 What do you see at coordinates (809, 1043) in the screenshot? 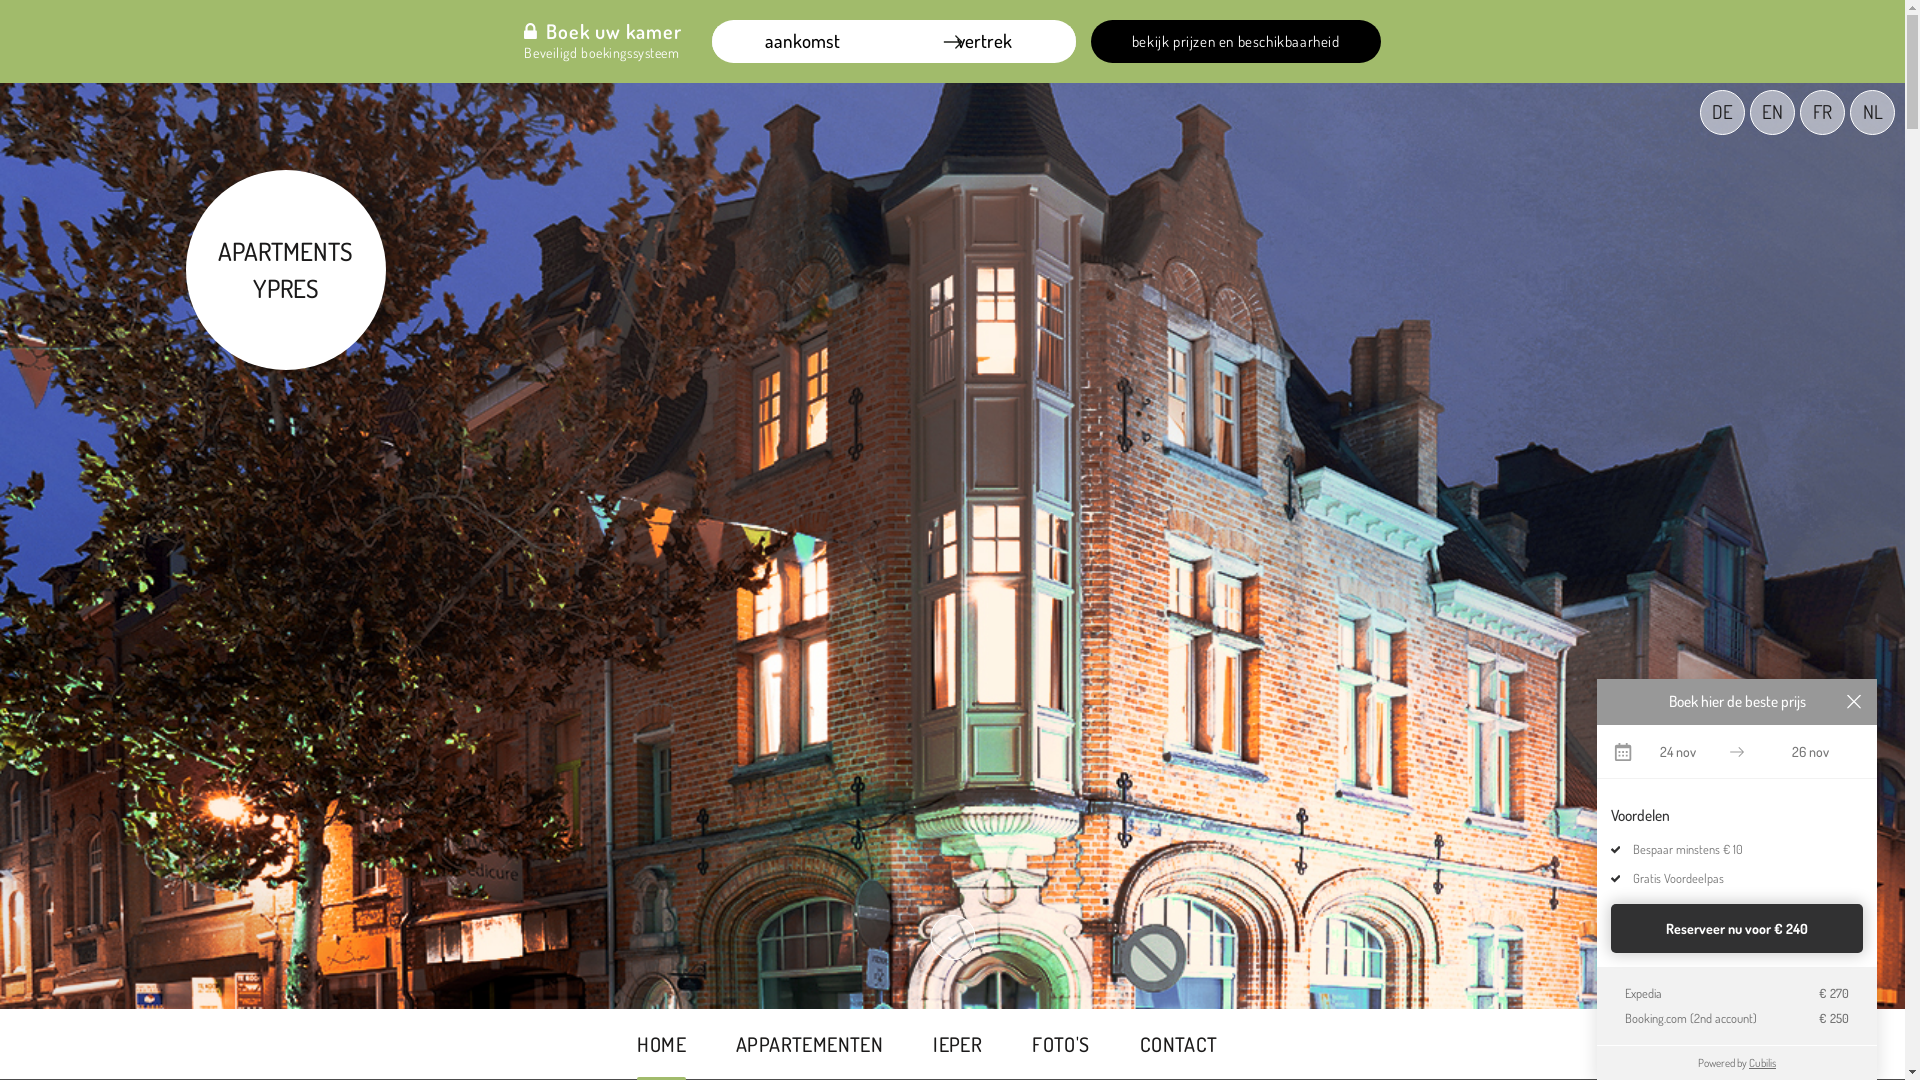
I see `'APPARTEMENTEN'` at bounding box center [809, 1043].